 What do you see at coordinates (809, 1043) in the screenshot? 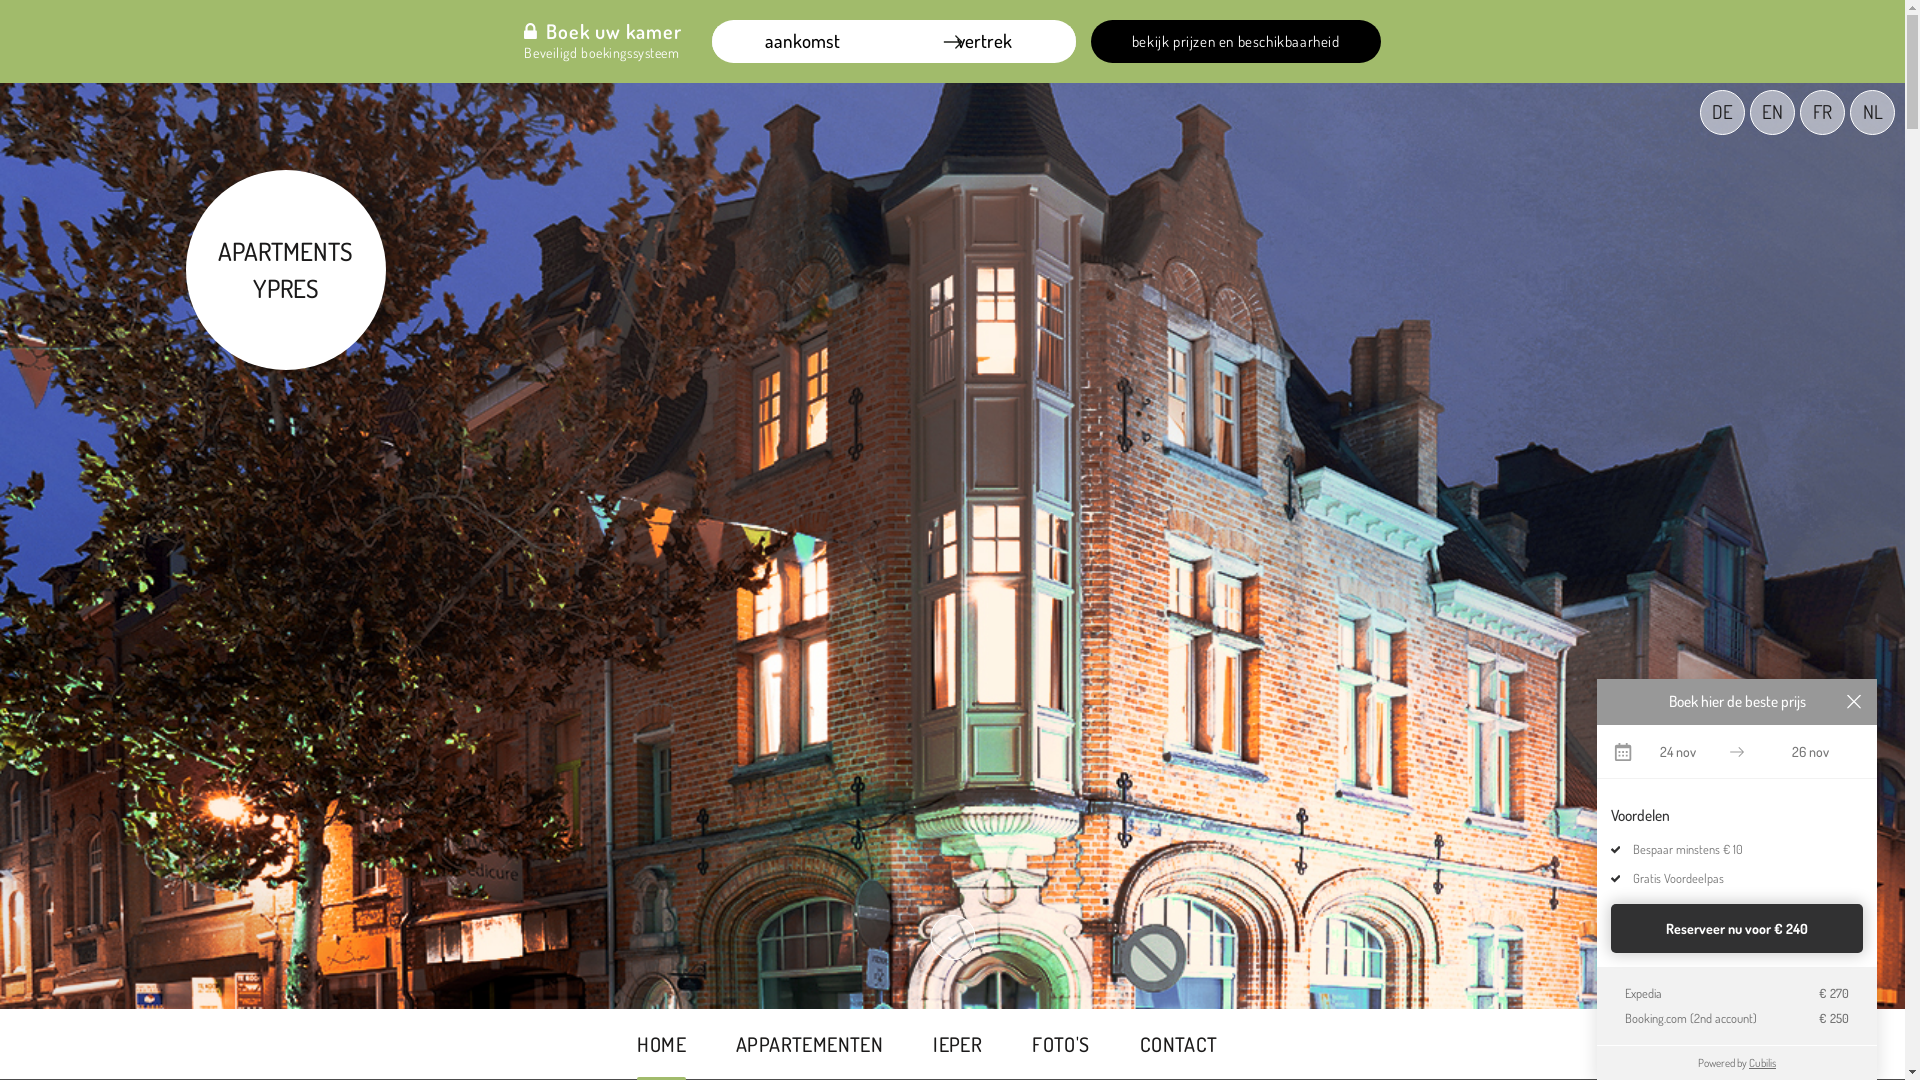
I see `'APPARTEMENTEN'` at bounding box center [809, 1043].